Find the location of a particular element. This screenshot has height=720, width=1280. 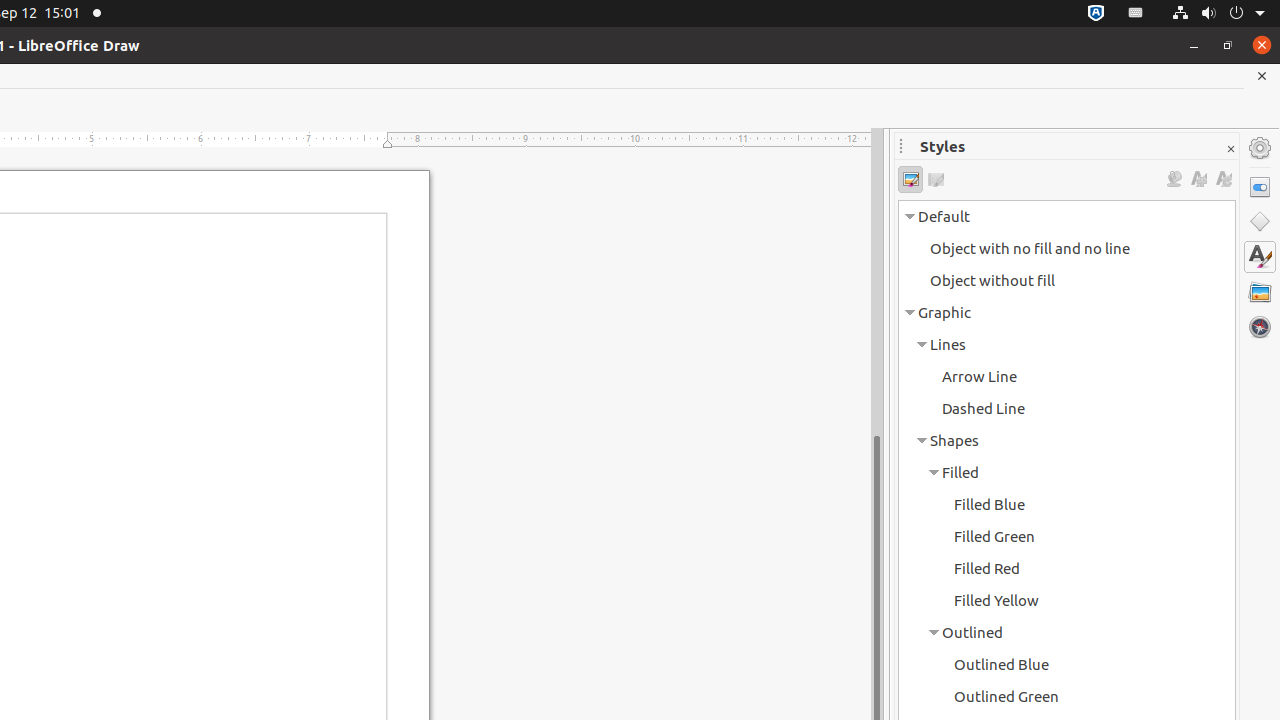

'System' is located at coordinates (1217, 13).